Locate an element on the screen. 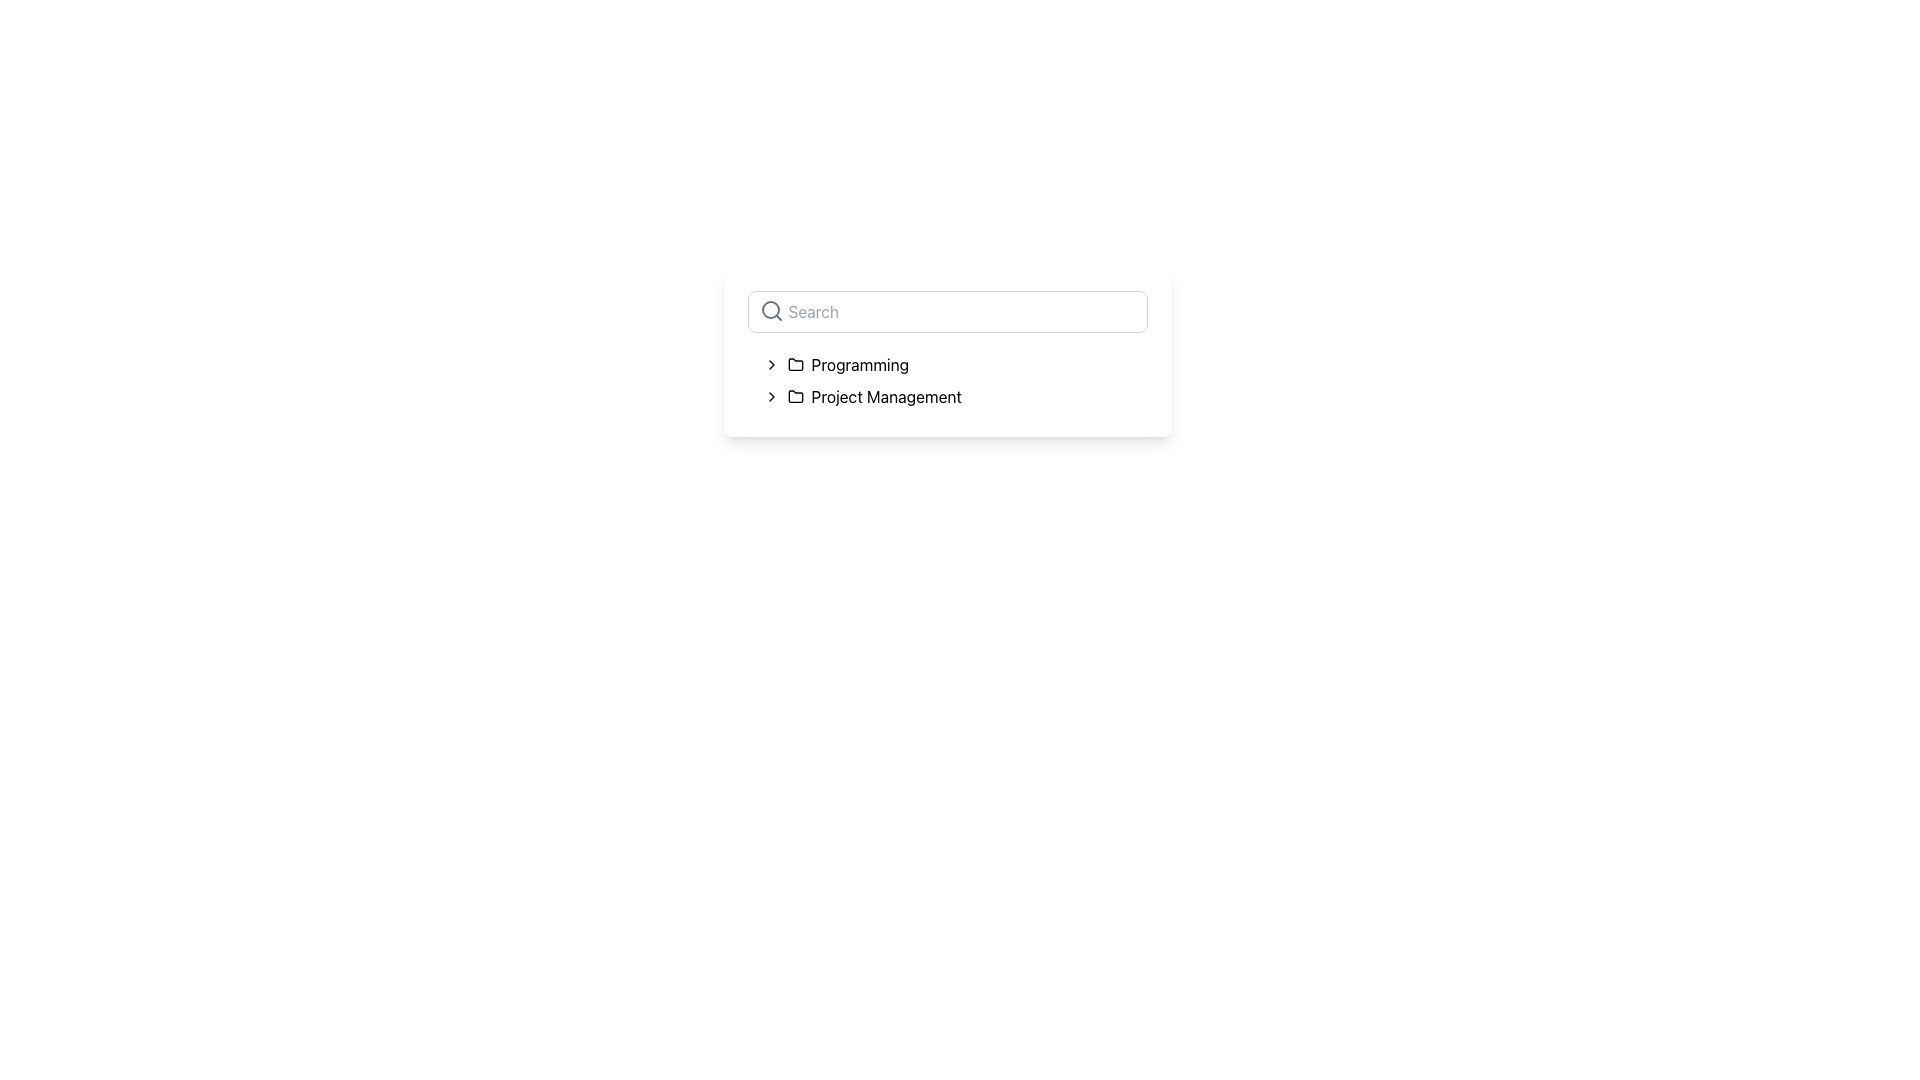  the Chevron icon located on the far left of the 'Project Management' section is located at coordinates (770, 397).